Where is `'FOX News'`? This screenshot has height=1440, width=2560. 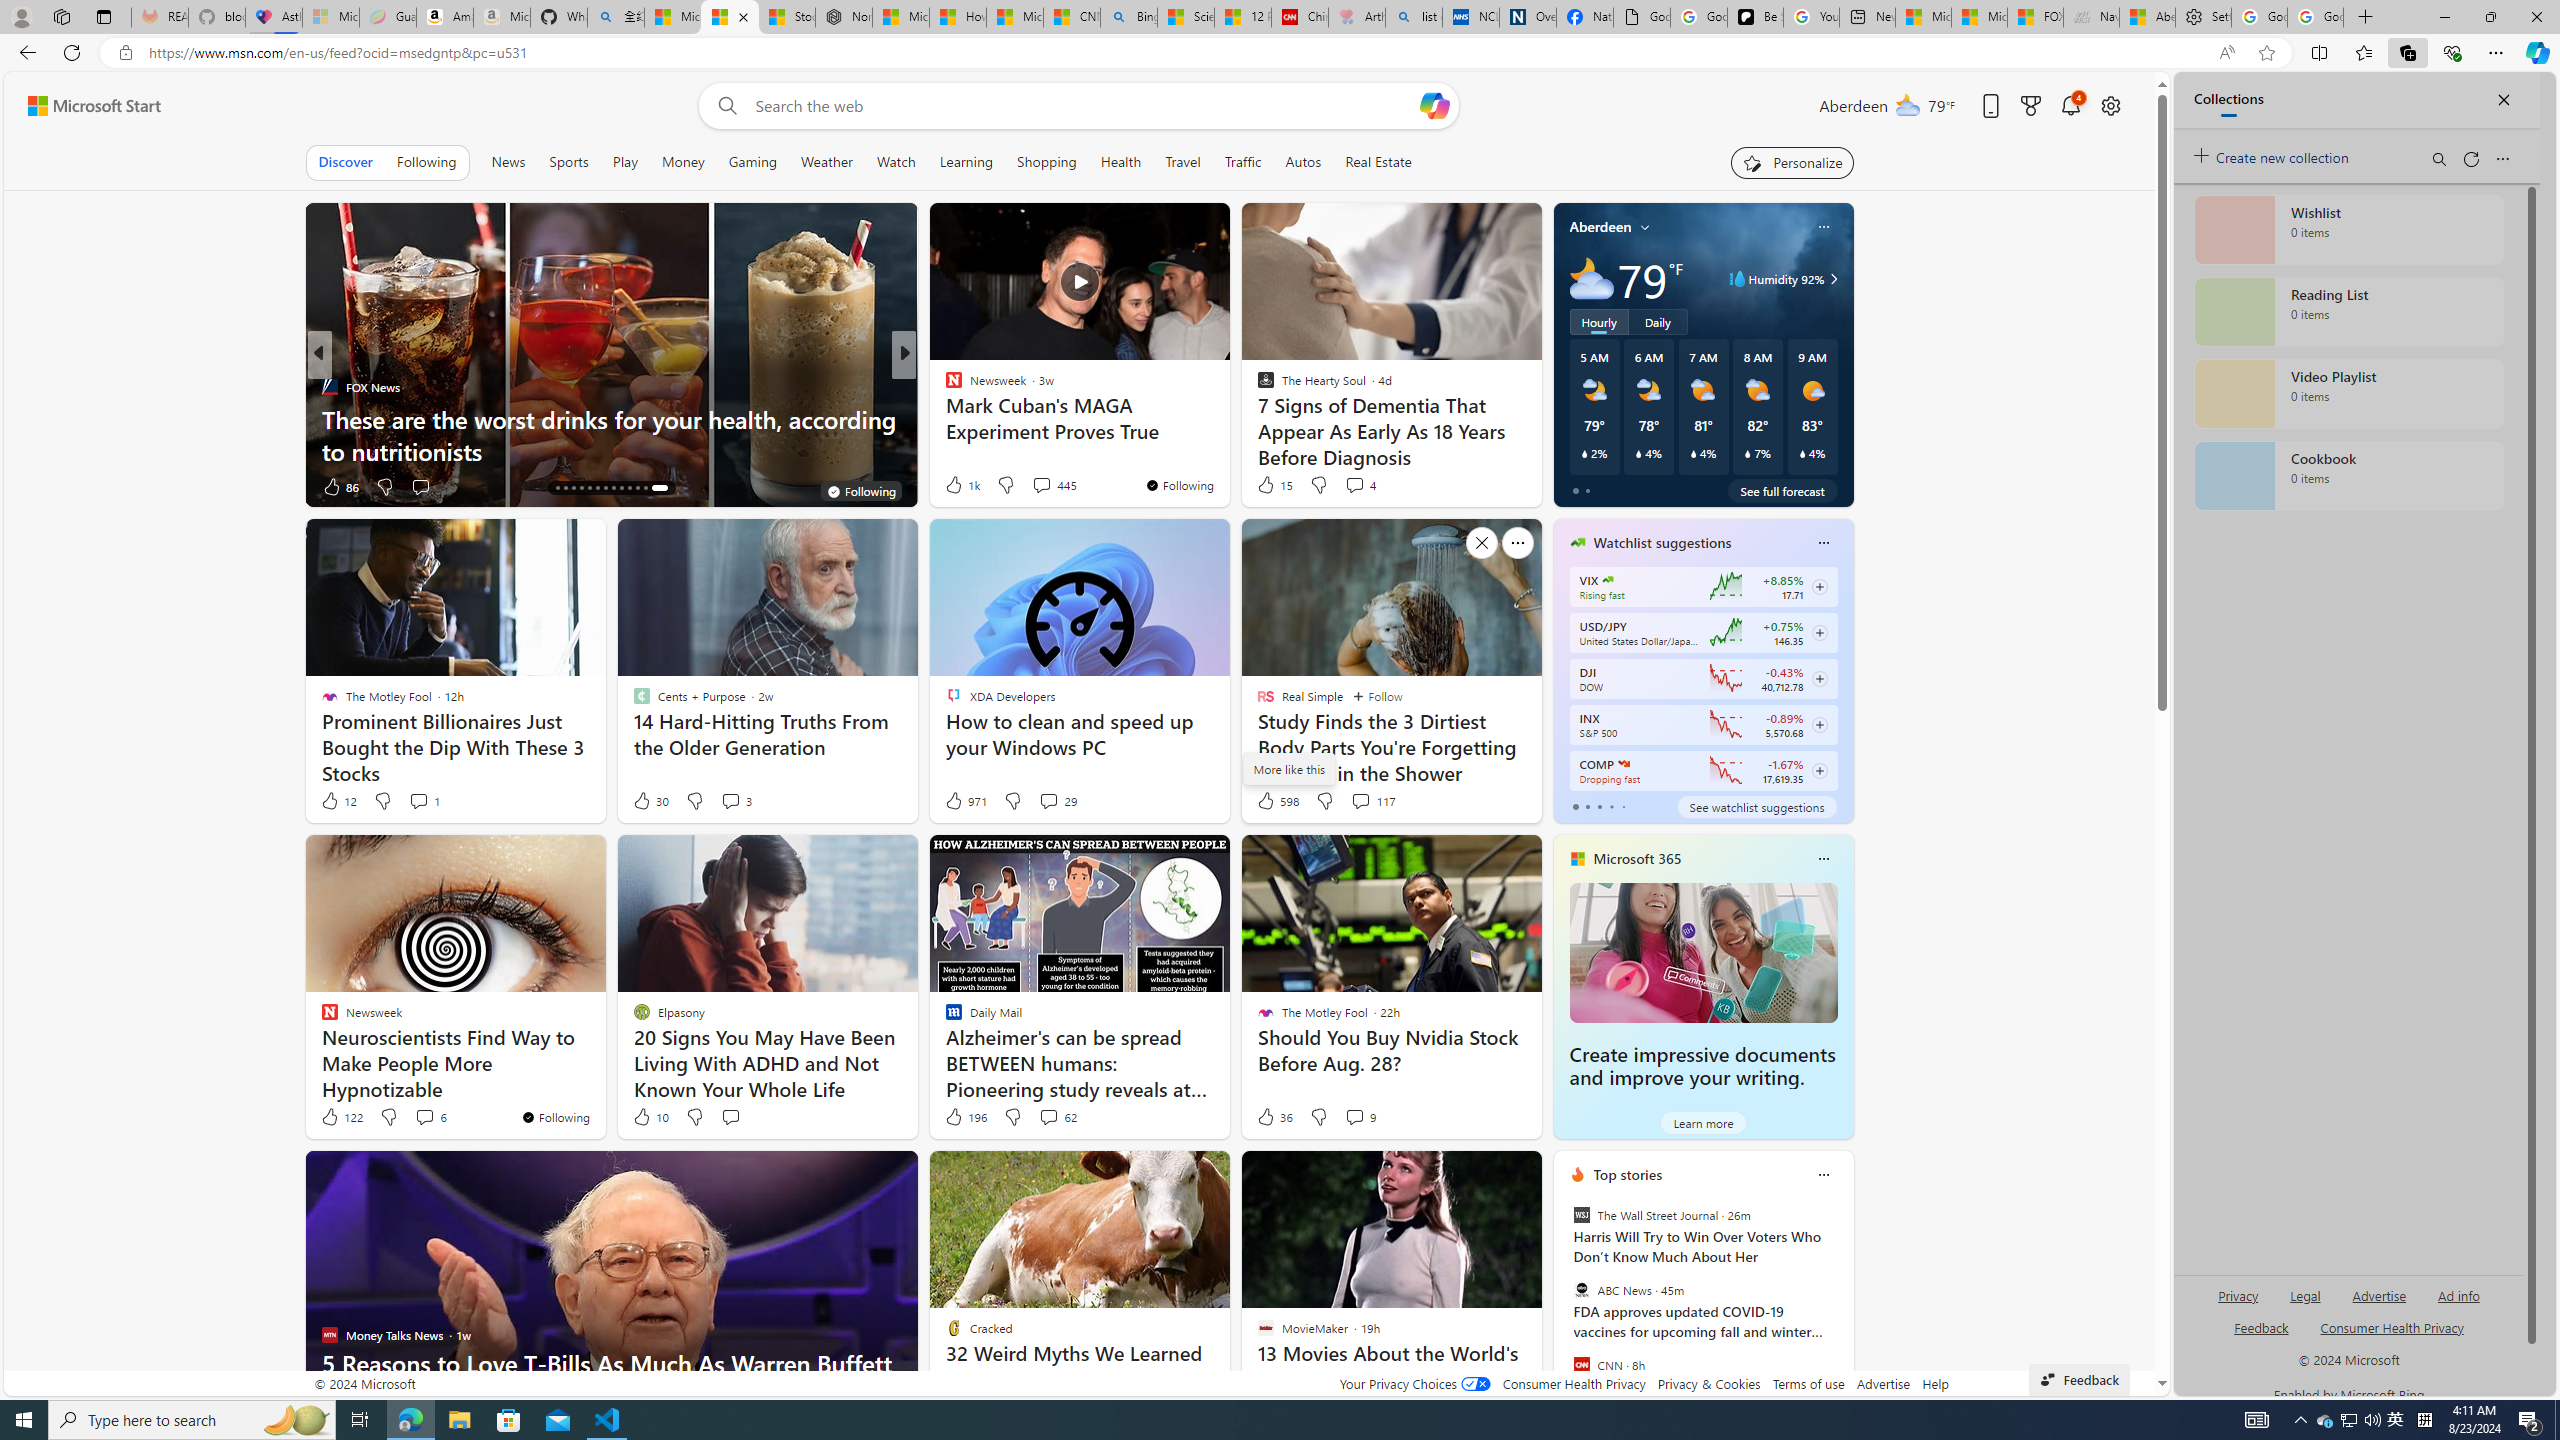 'FOX News' is located at coordinates (327, 386).